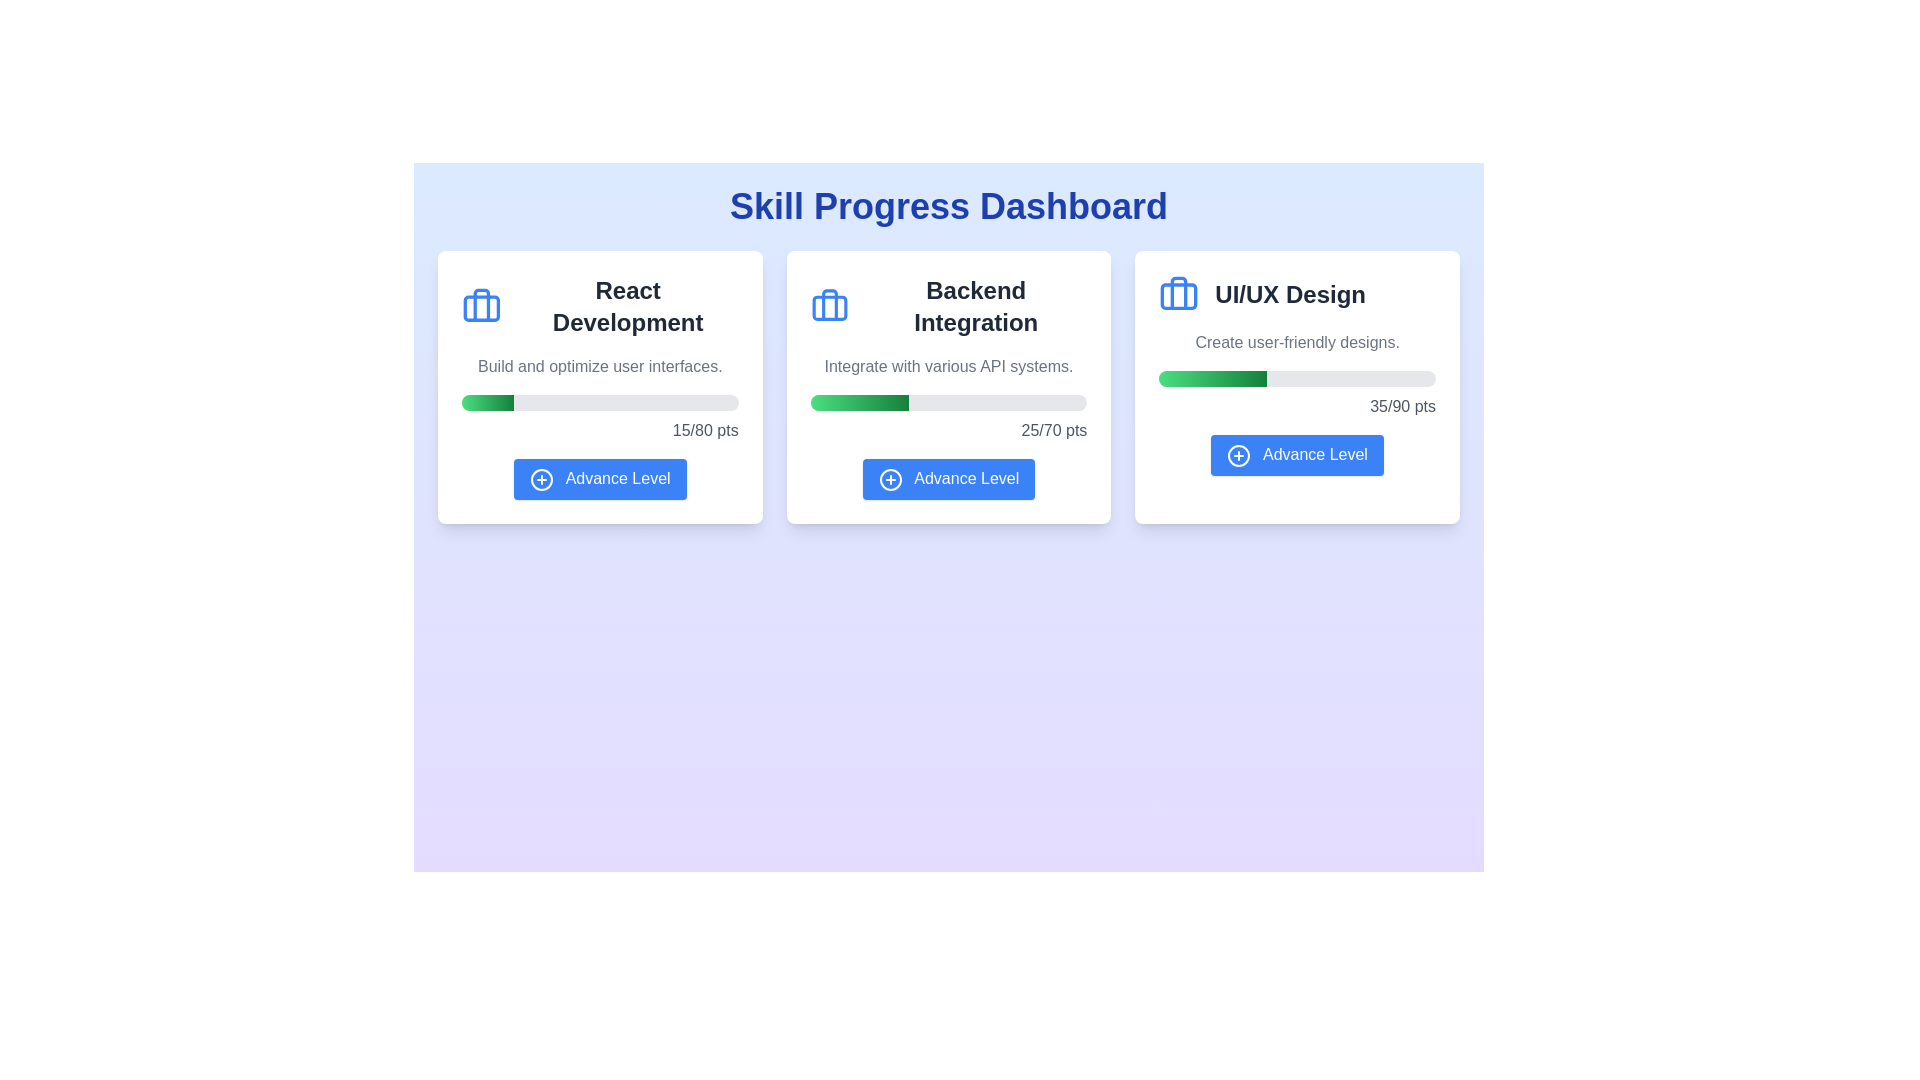 Image resolution: width=1920 pixels, height=1080 pixels. Describe the element at coordinates (1297, 455) in the screenshot. I see `the button located at the bottom of the 'UI/UX Design' card` at that location.